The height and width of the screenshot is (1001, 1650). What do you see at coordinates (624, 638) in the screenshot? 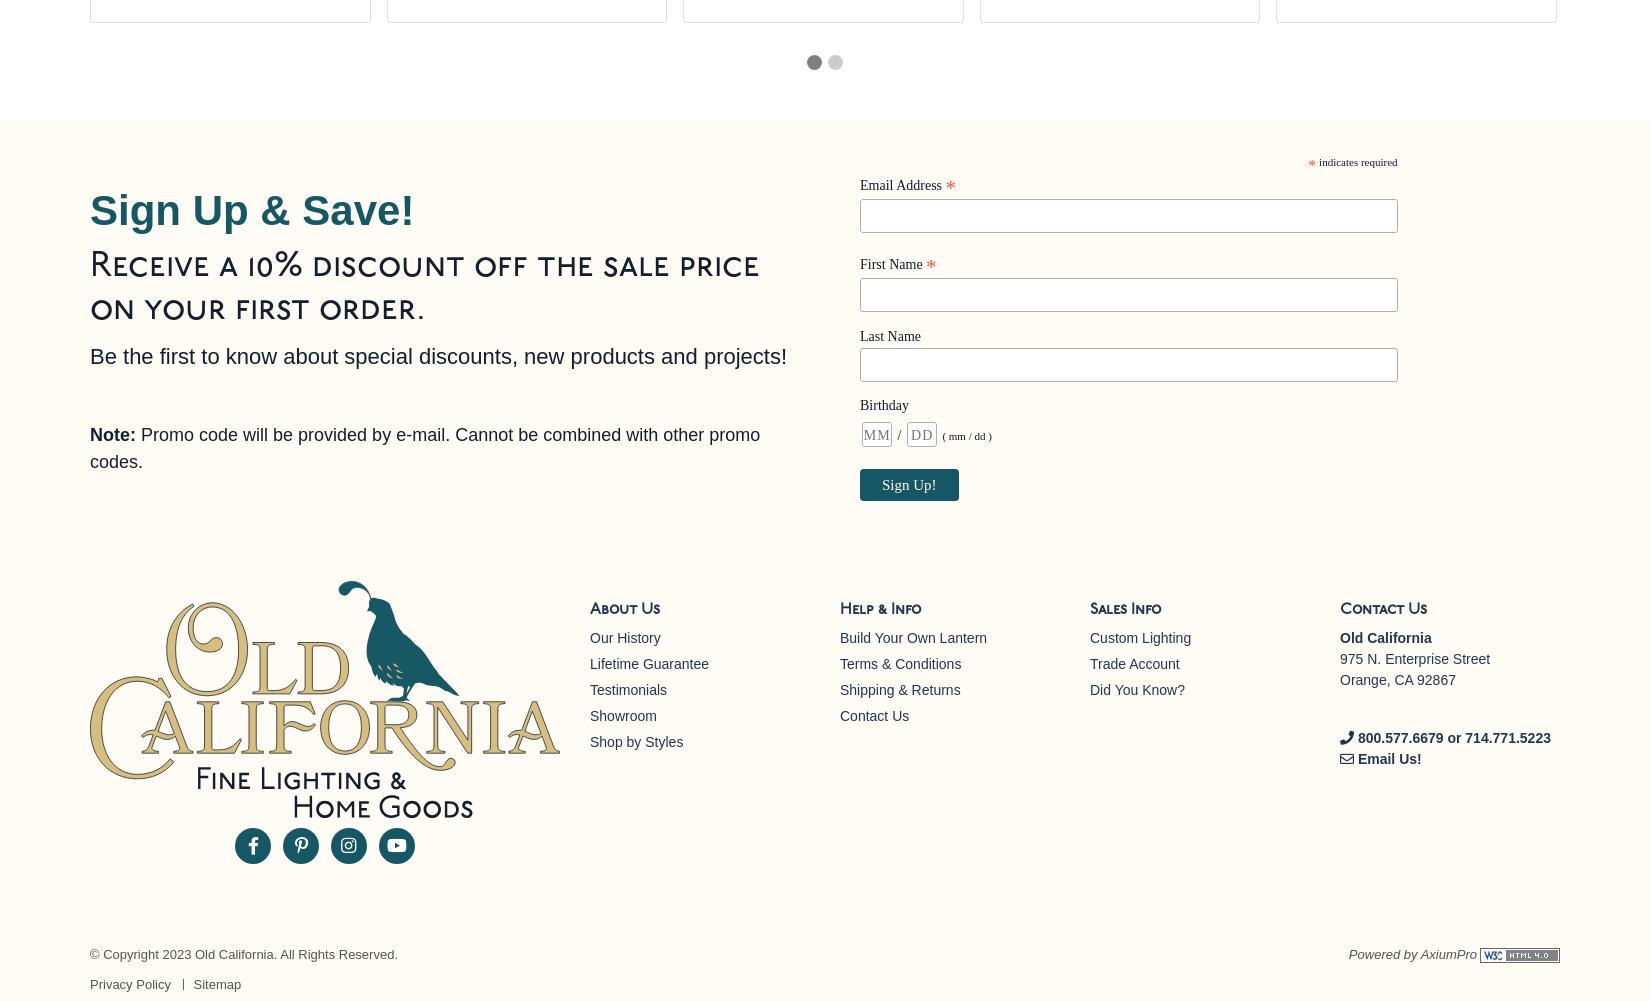
I see `'Our History'` at bounding box center [624, 638].